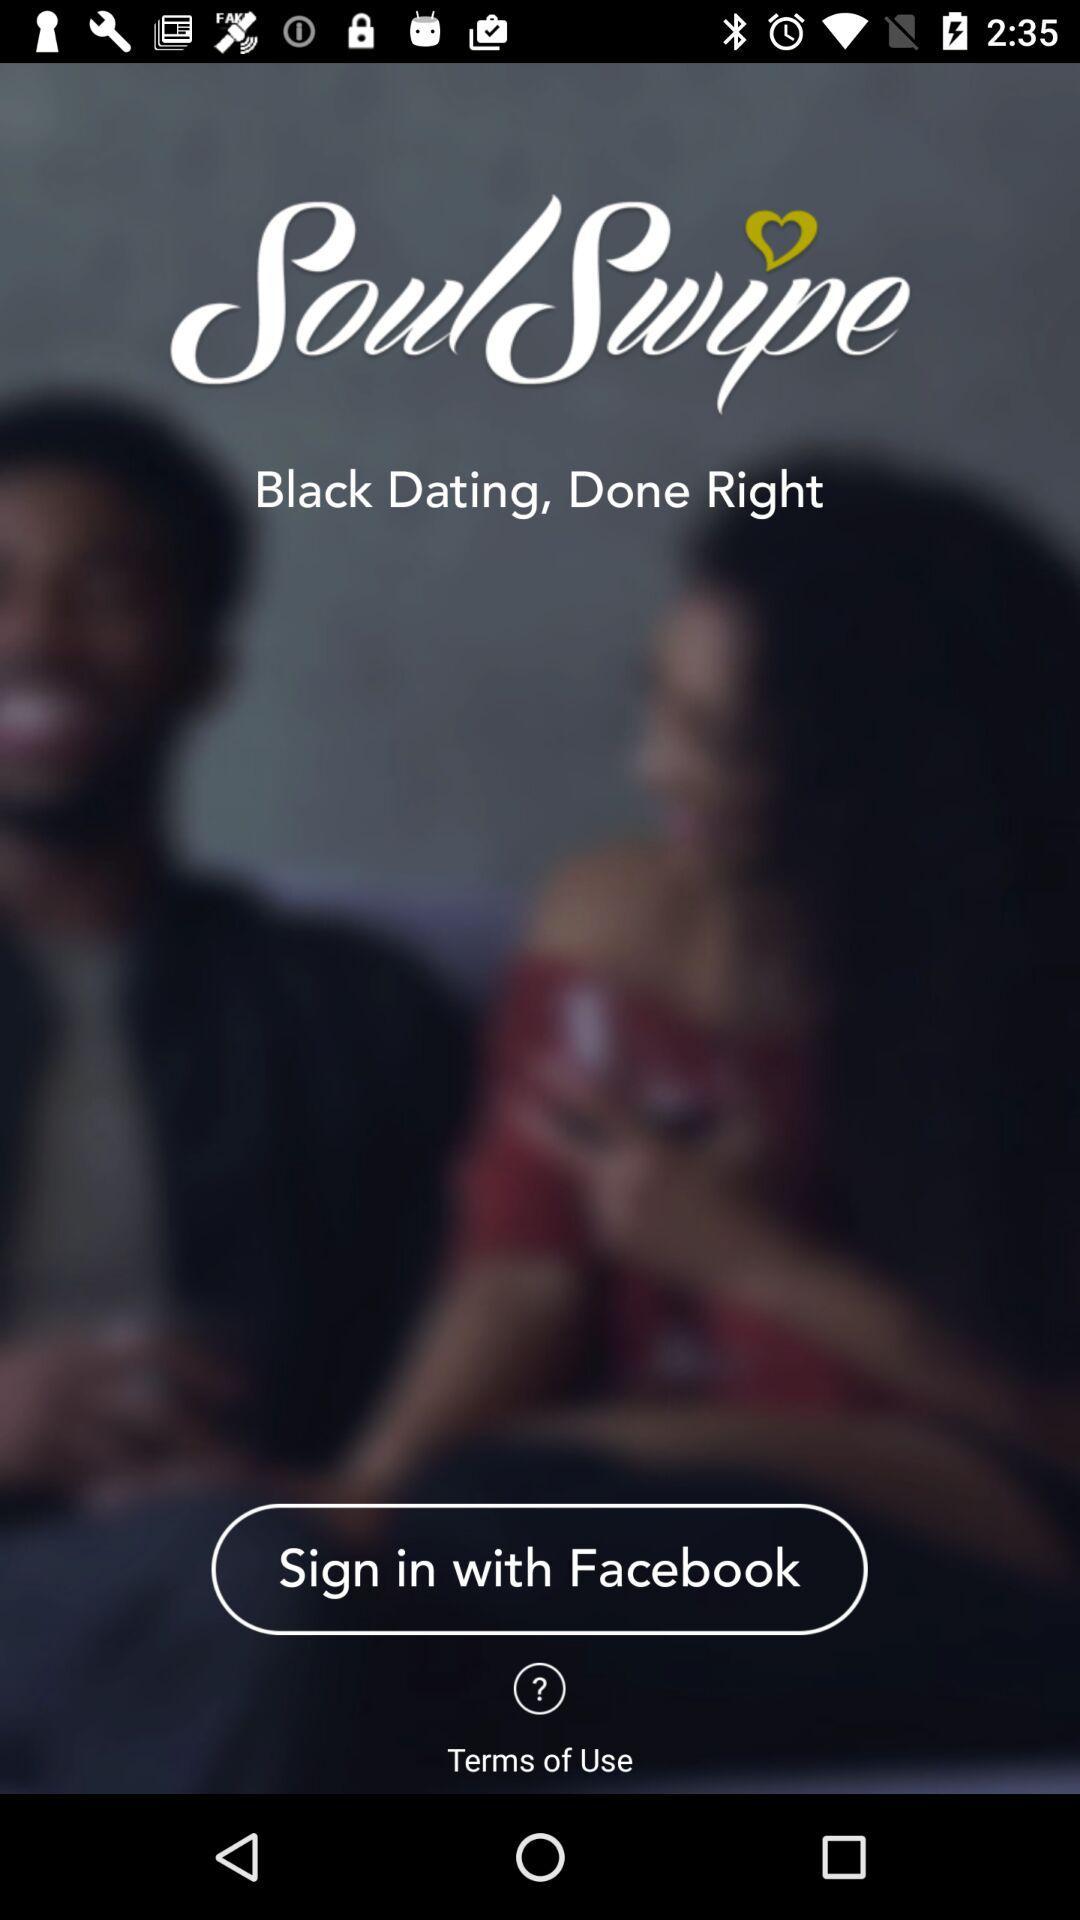 The width and height of the screenshot is (1080, 1920). What do you see at coordinates (538, 1687) in the screenshot?
I see `it helps to find terms of use` at bounding box center [538, 1687].